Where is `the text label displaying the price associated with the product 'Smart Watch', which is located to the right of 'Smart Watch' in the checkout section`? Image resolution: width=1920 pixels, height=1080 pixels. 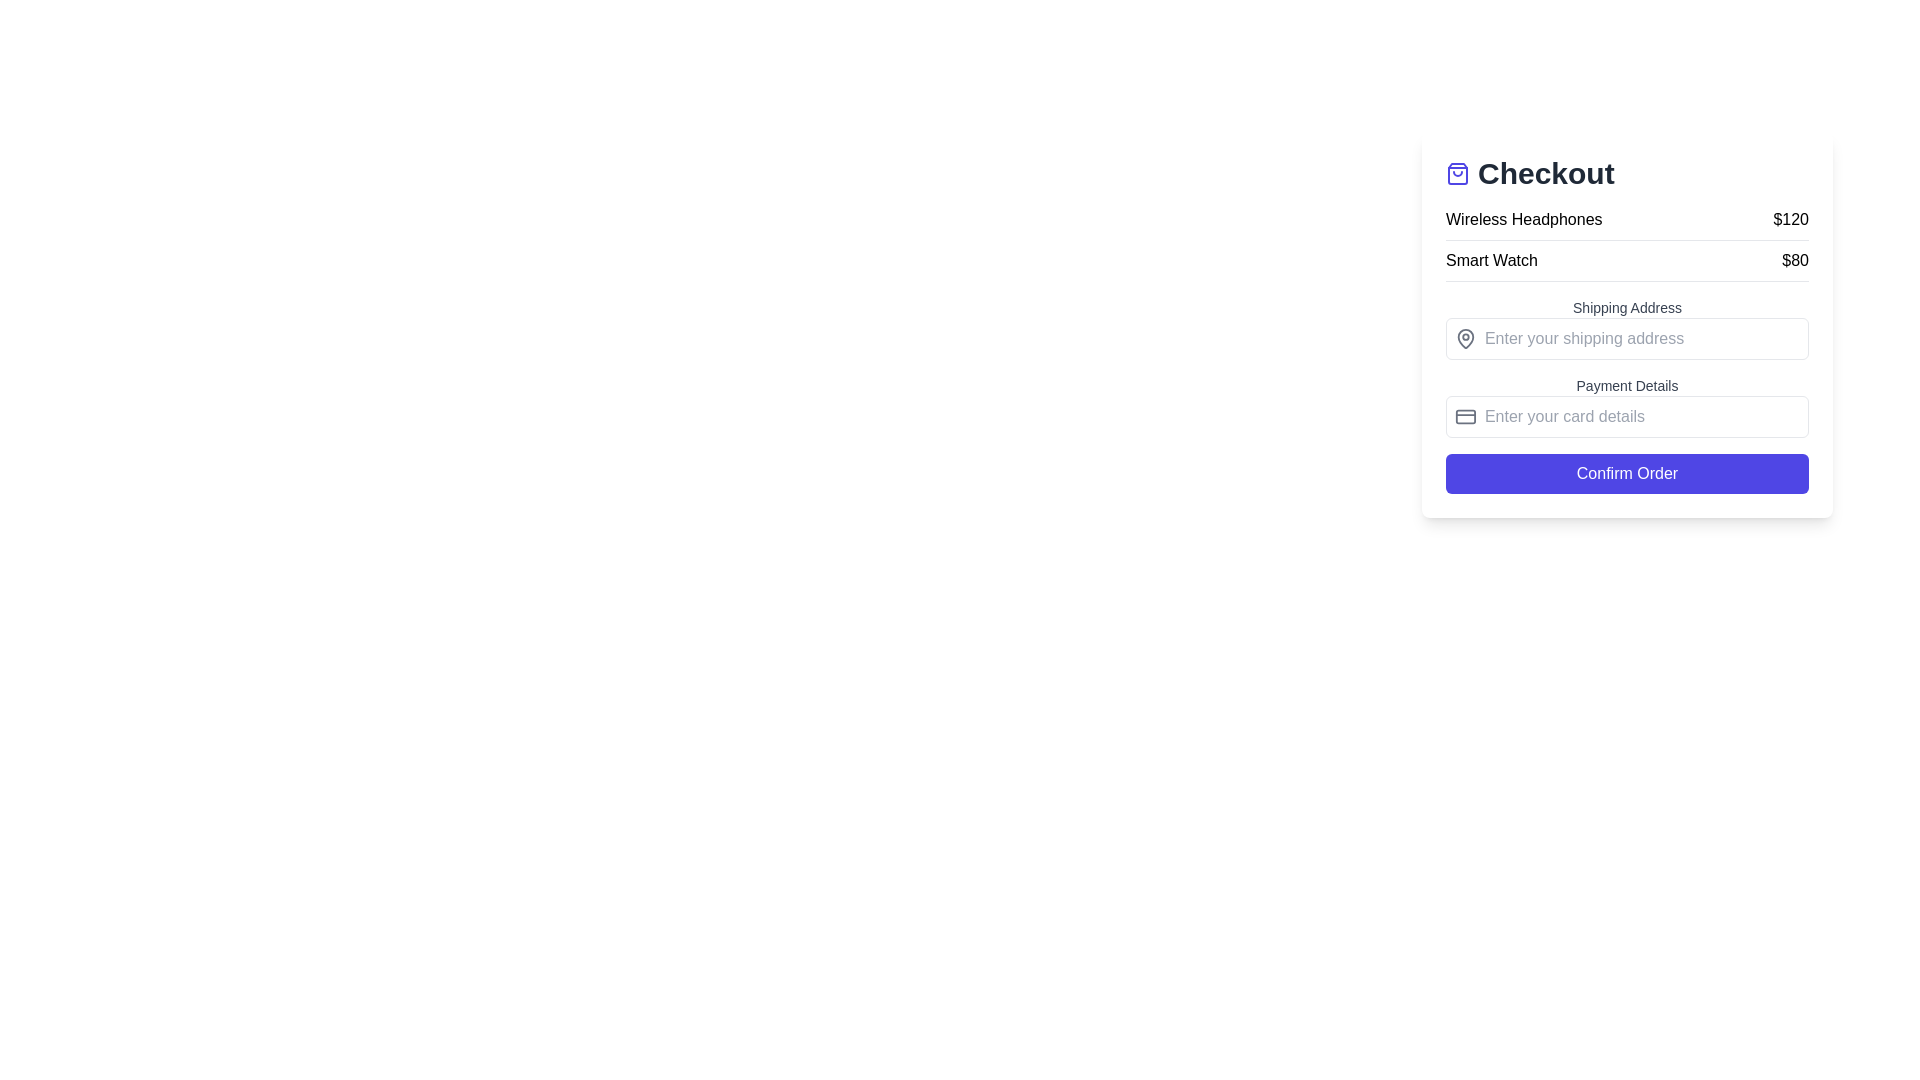
the text label displaying the price associated with the product 'Smart Watch', which is located to the right of 'Smart Watch' in the checkout section is located at coordinates (1795, 260).